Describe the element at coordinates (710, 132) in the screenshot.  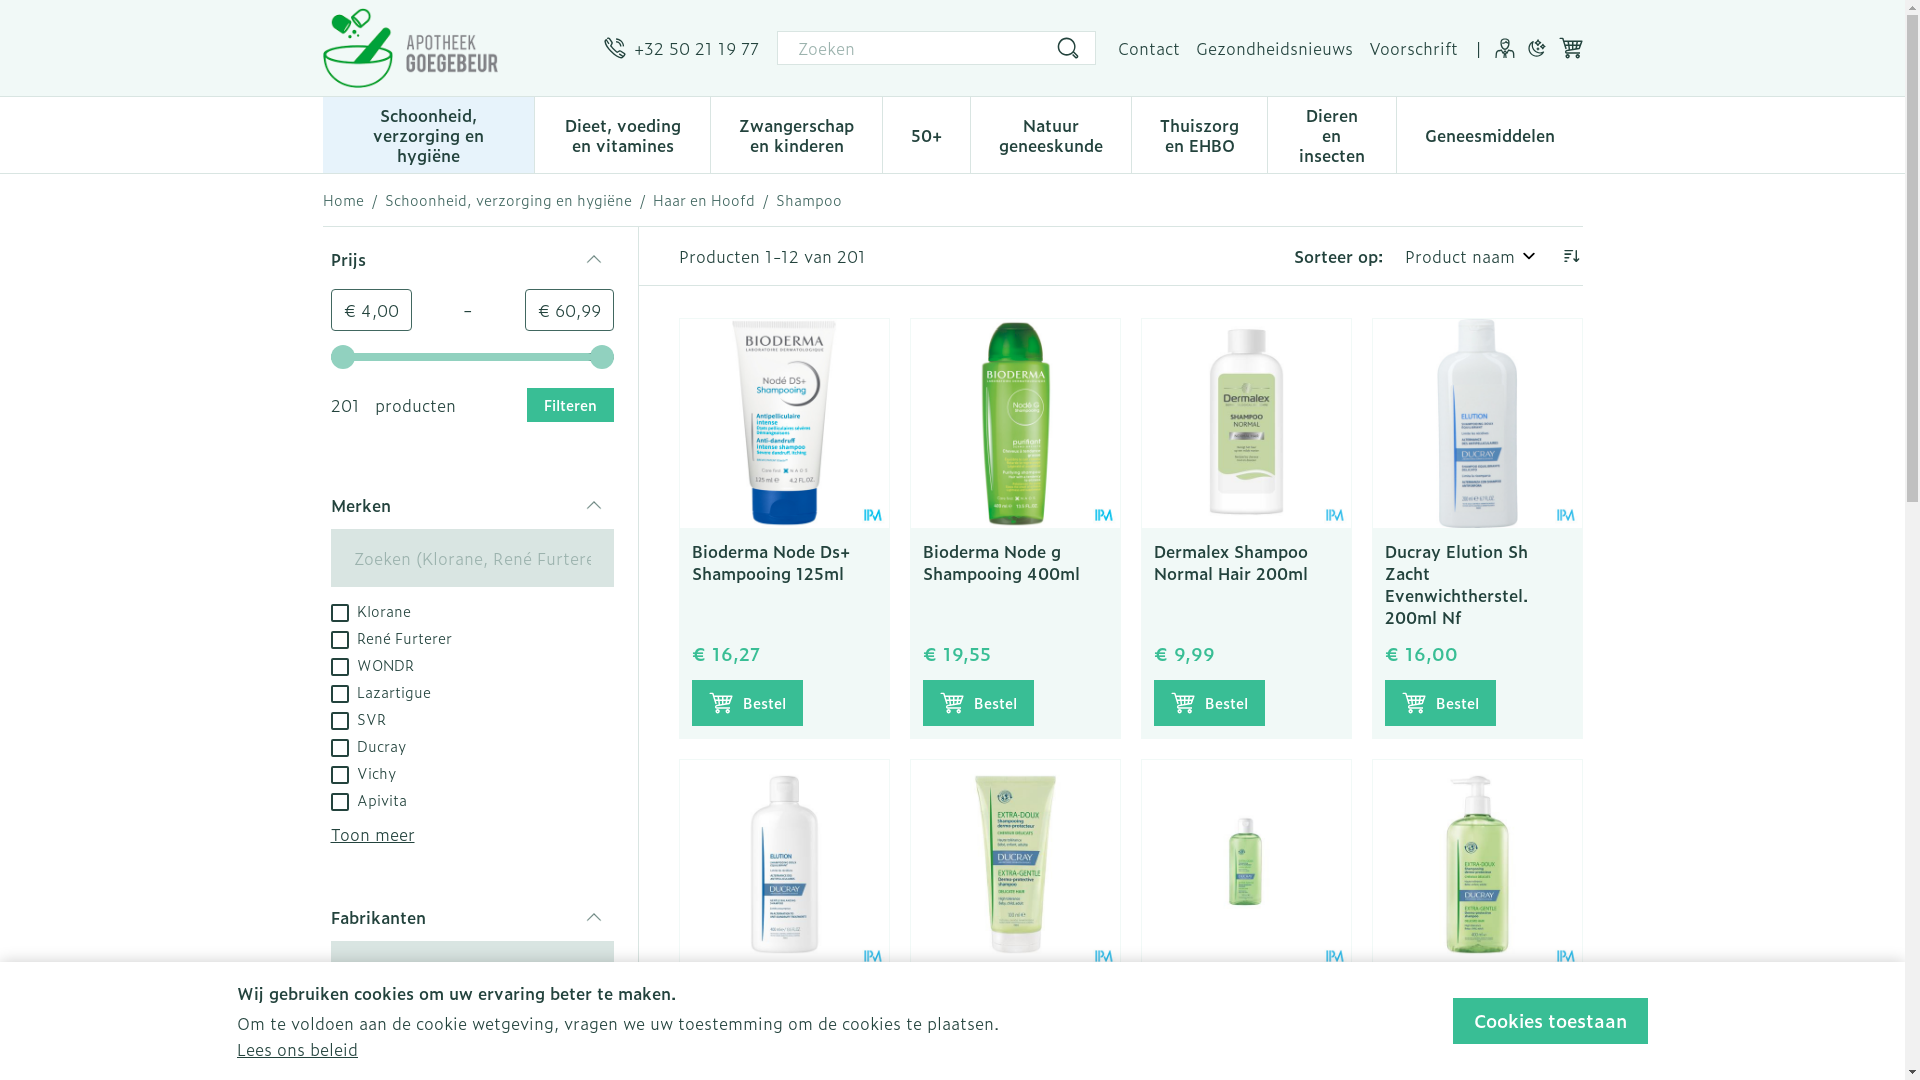
I see `'Zwangerschap en kinderen'` at that location.